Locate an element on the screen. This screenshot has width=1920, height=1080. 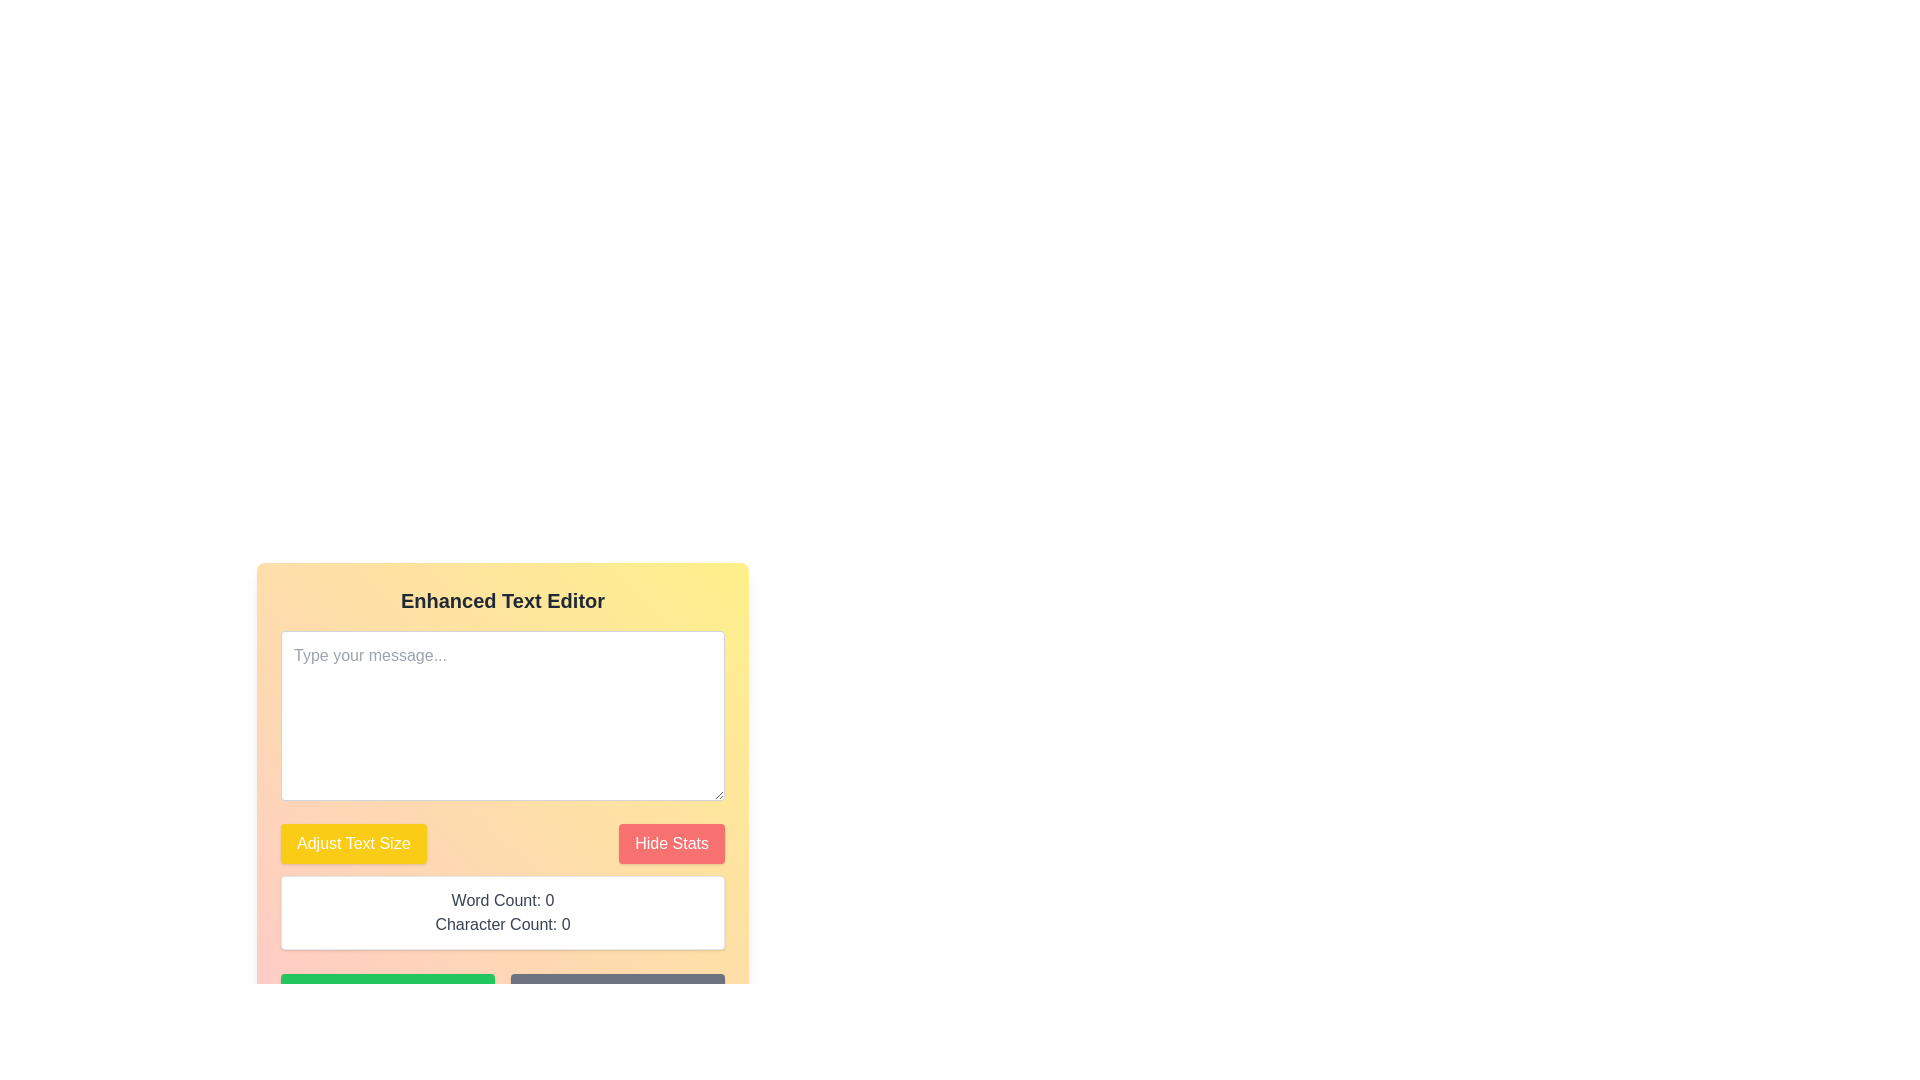
the Text Display element that indicates the current word count, located above the 'Character Count: 0' element within a white, rounded rectangular box is located at coordinates (503, 901).